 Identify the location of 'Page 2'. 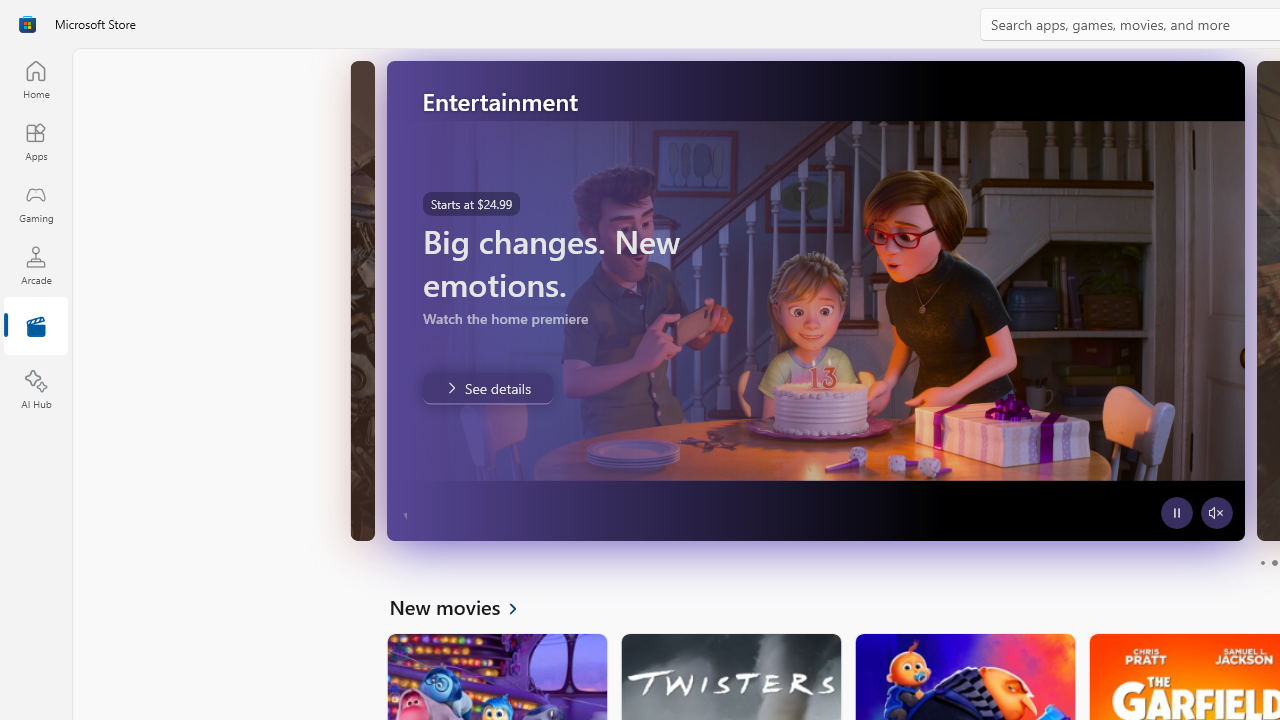
(1273, 563).